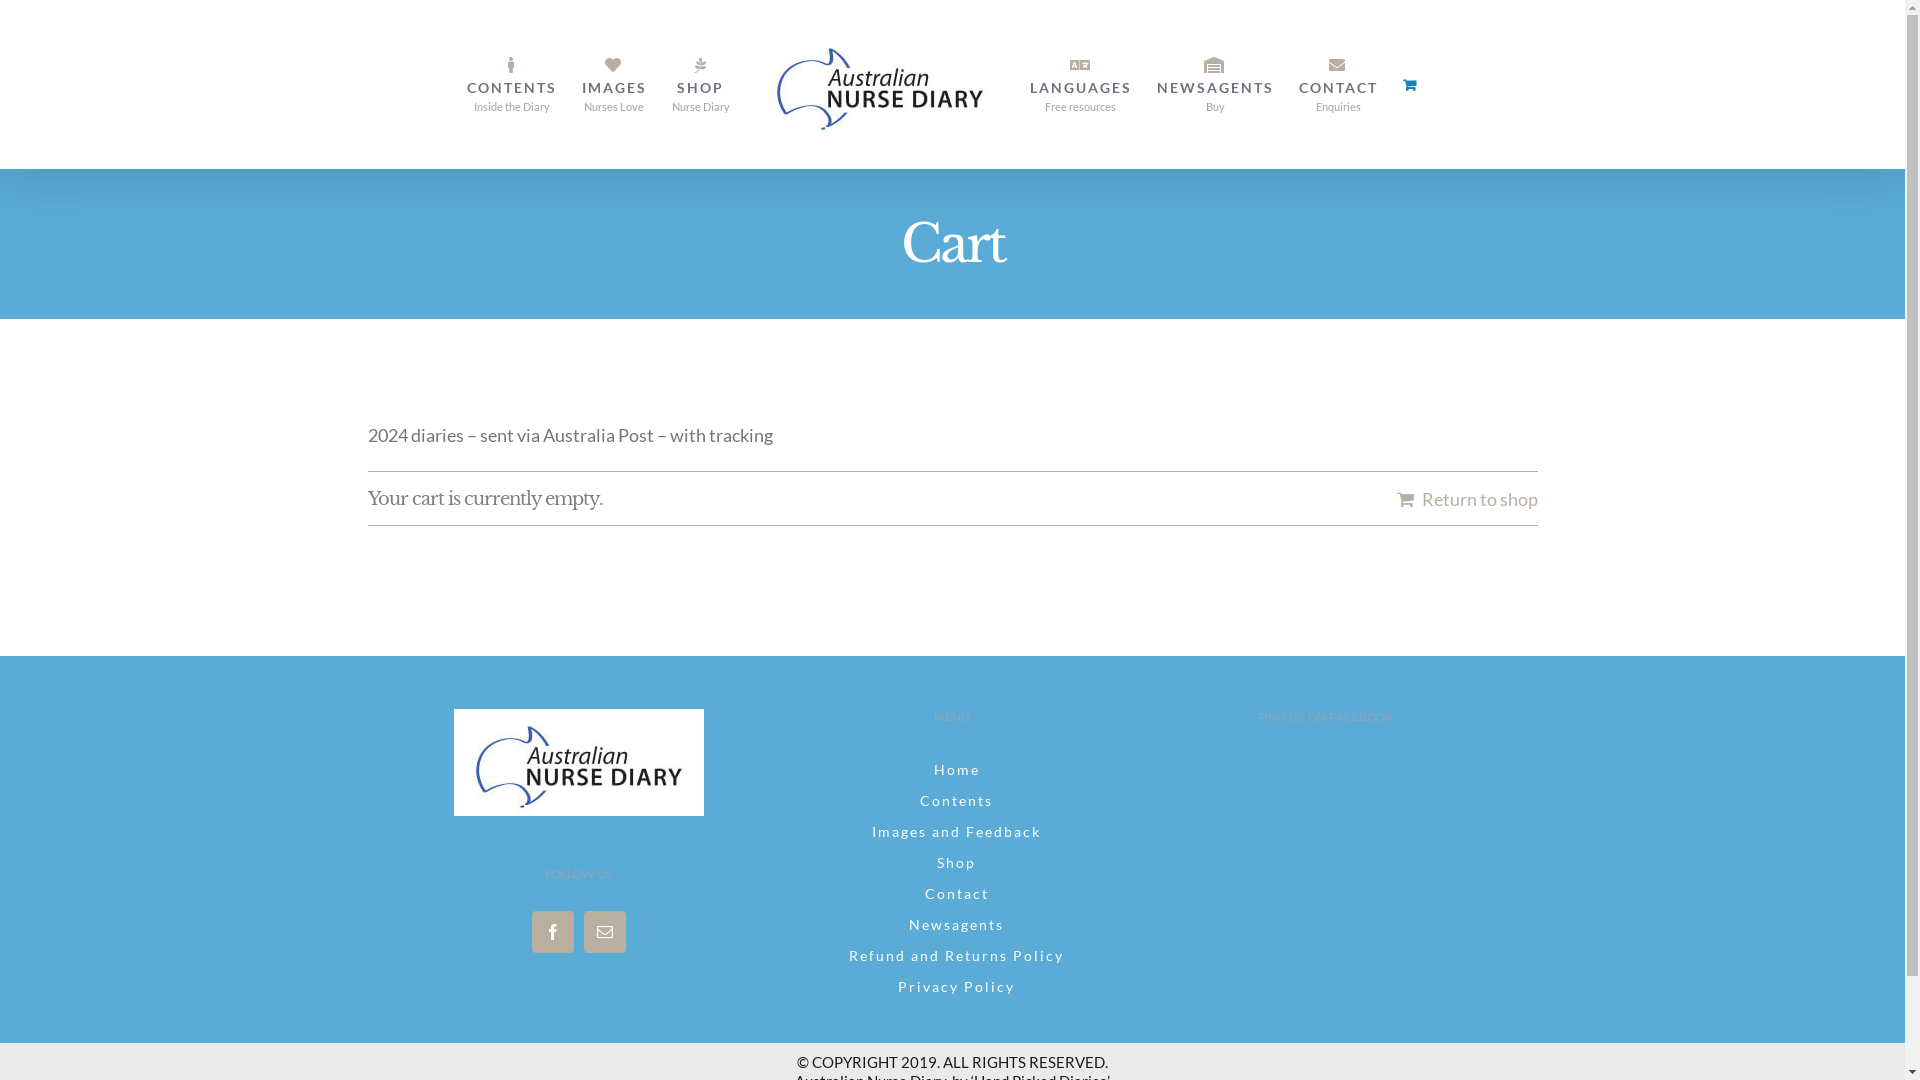  What do you see at coordinates (552, 930) in the screenshot?
I see `'Facebook'` at bounding box center [552, 930].